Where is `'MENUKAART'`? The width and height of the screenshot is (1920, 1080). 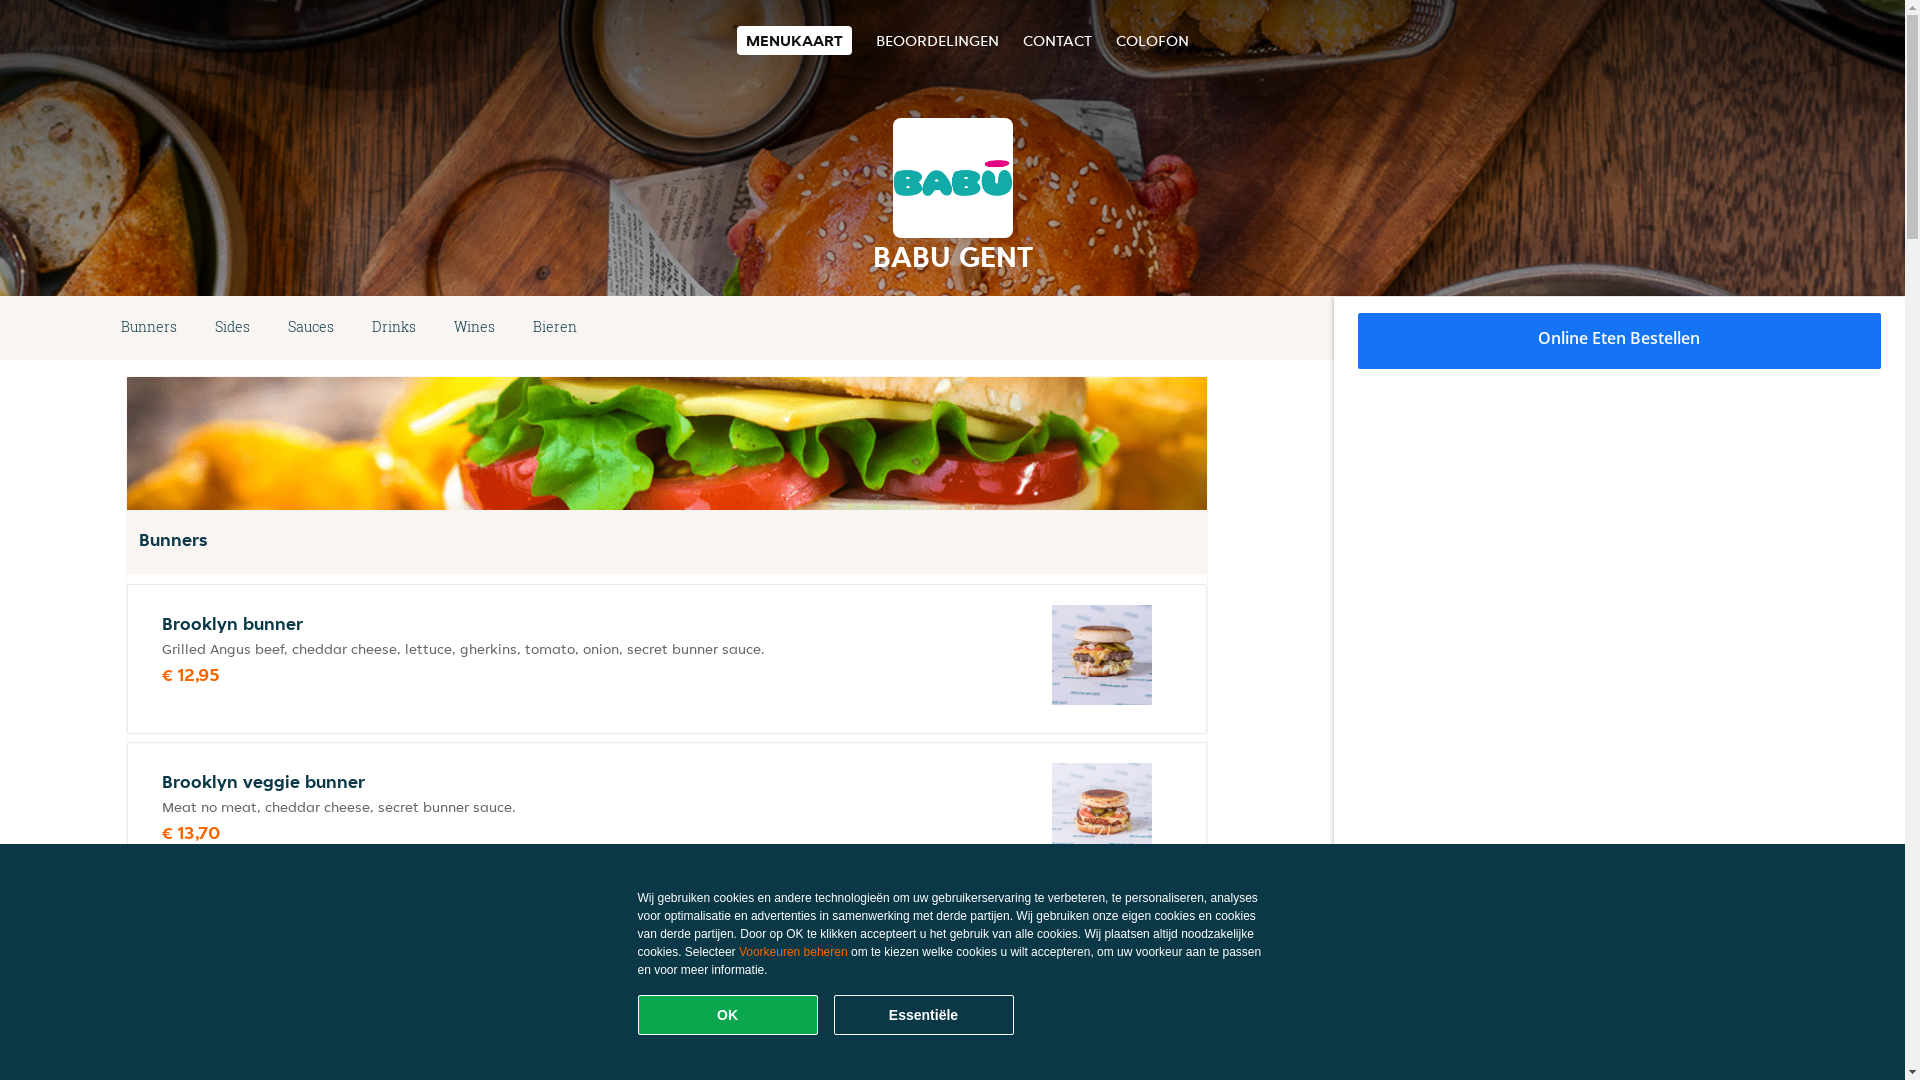
'MENUKAART' is located at coordinates (792, 40).